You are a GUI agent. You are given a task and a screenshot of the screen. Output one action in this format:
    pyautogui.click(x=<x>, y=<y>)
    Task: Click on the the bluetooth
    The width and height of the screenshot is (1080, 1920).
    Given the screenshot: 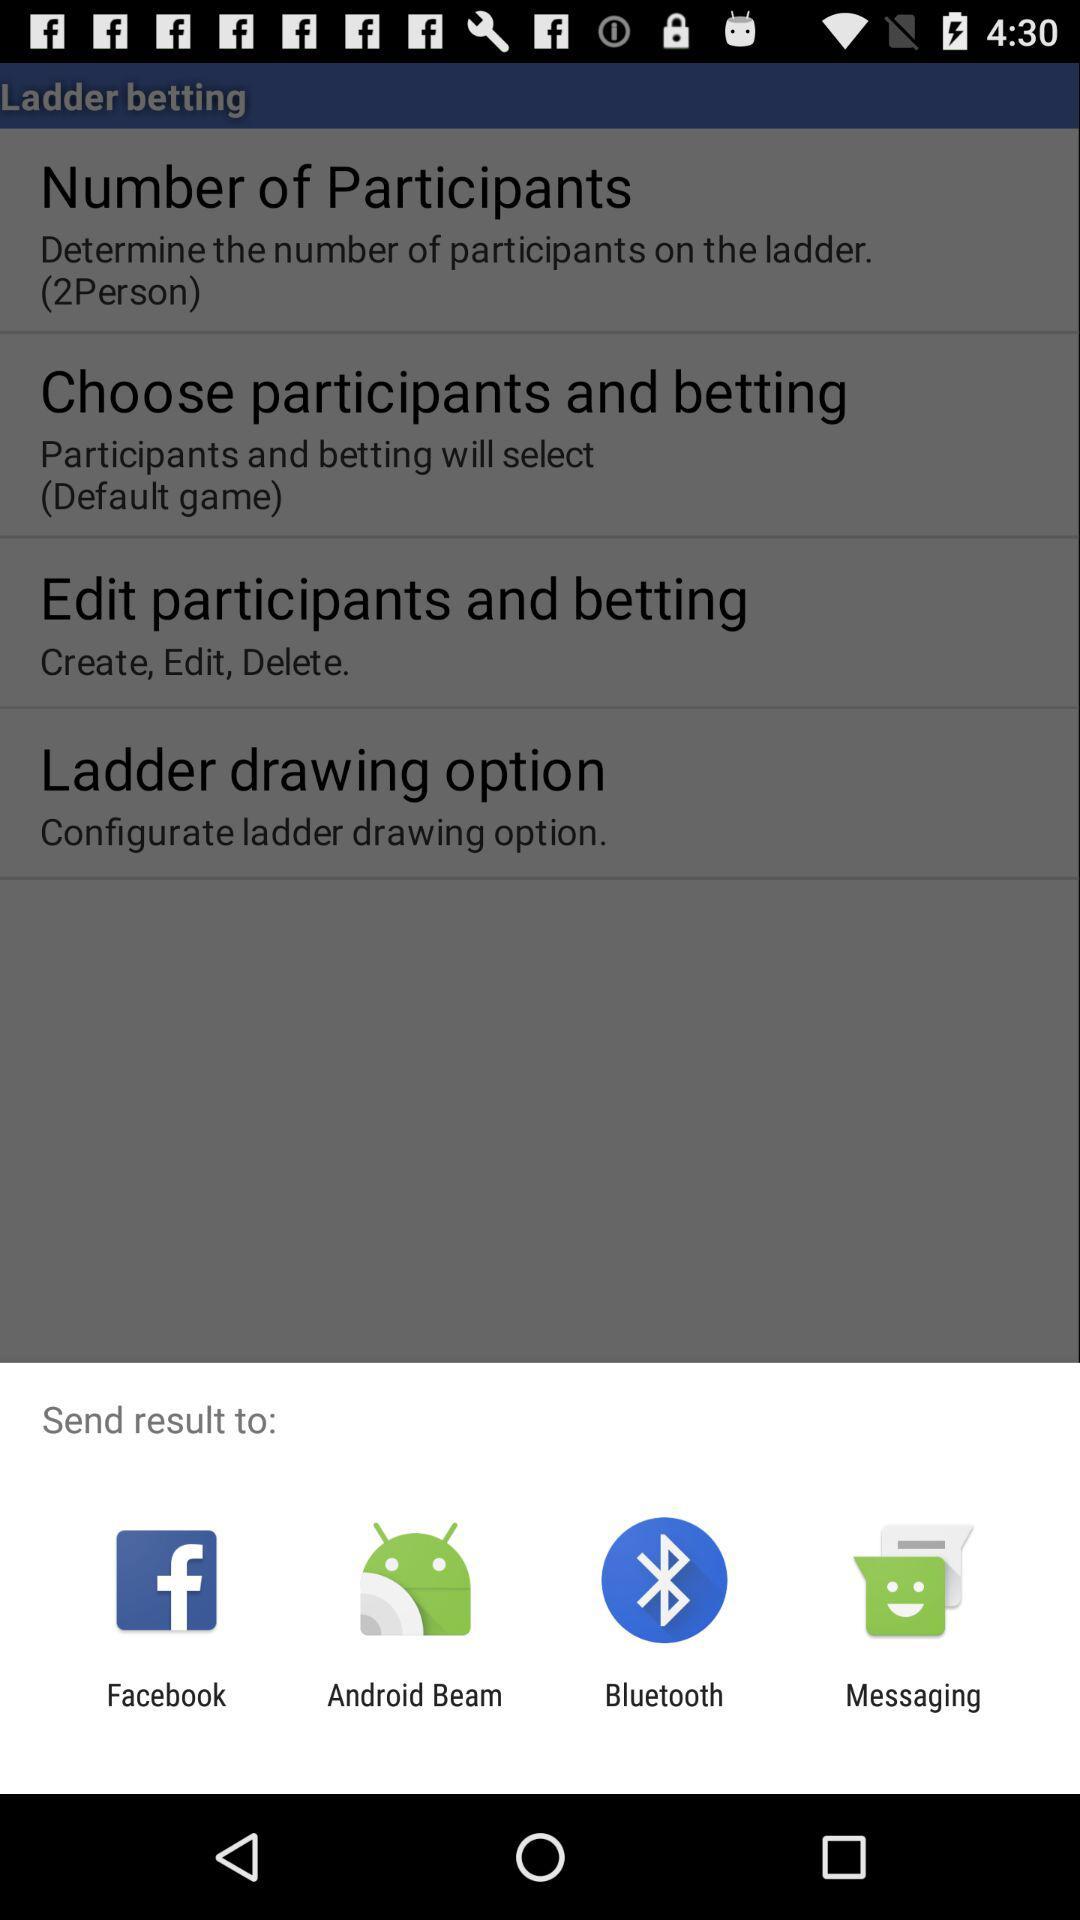 What is the action you would take?
    pyautogui.click(x=664, y=1711)
    